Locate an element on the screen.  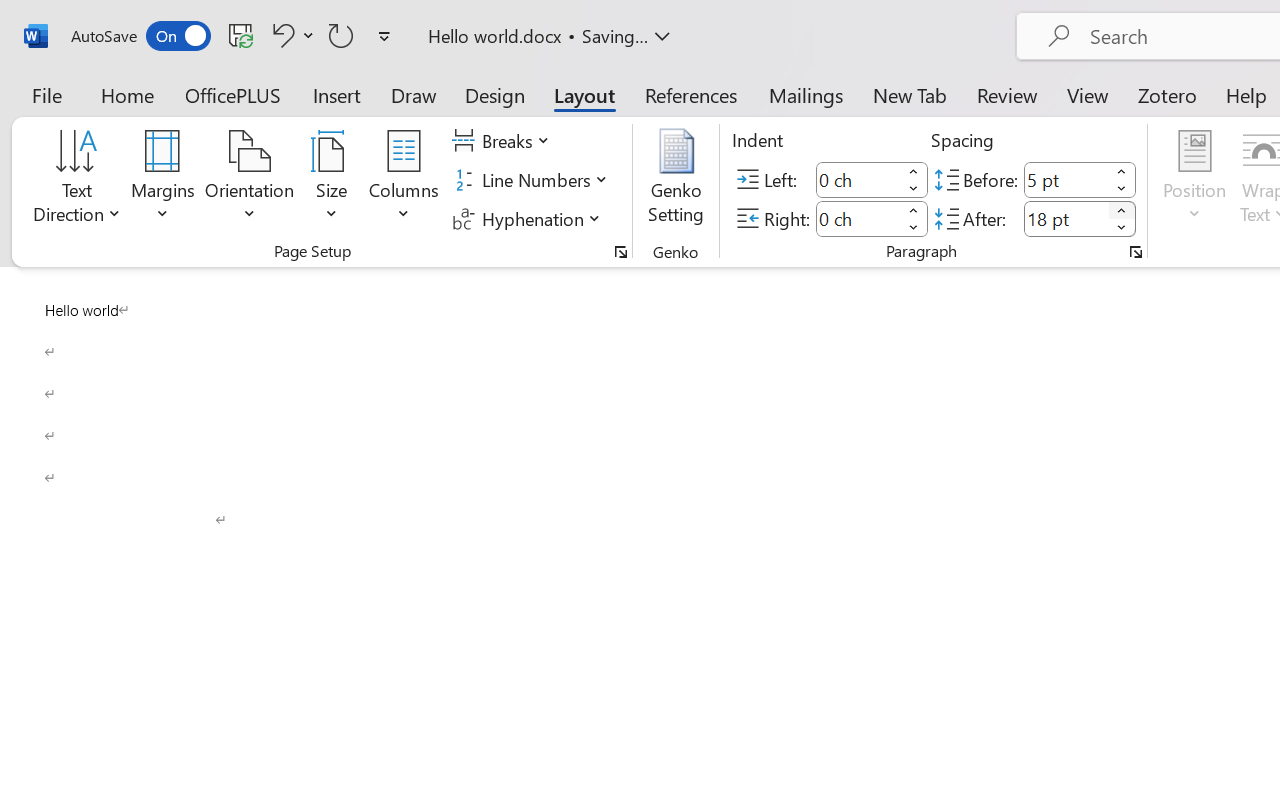
'Review' is located at coordinates (1007, 94).